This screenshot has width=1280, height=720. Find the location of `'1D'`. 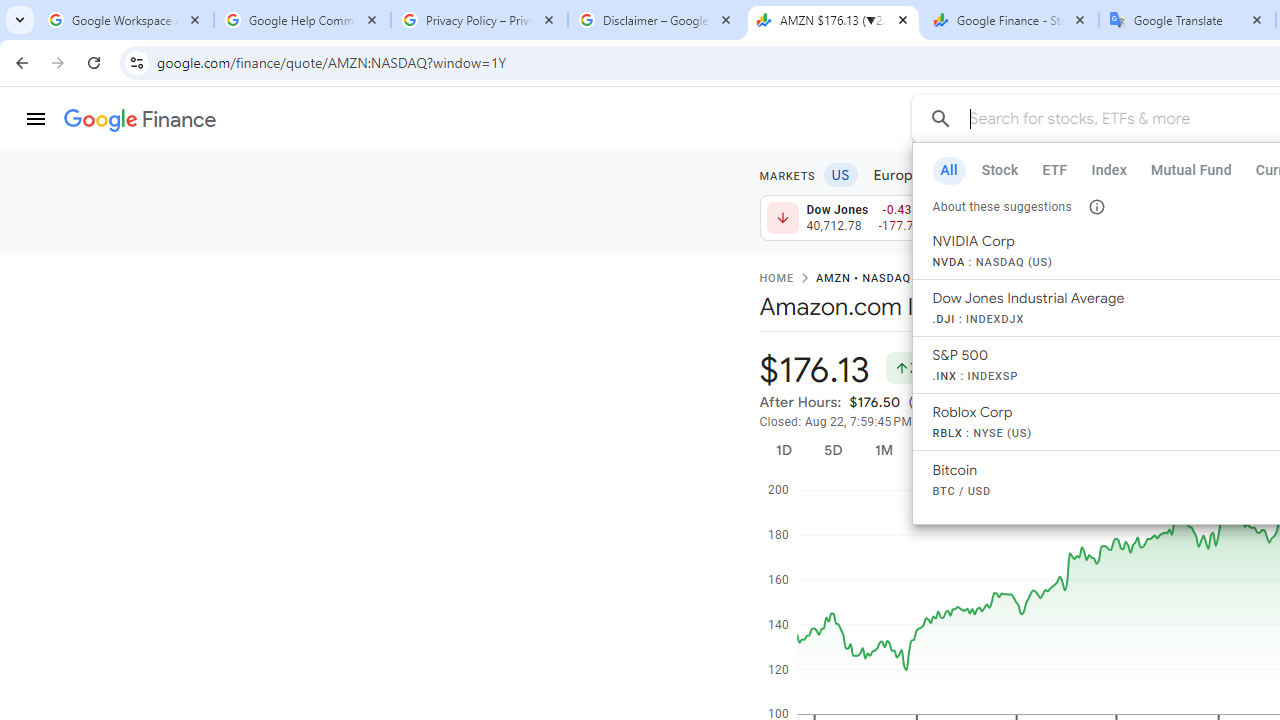

'1D' is located at coordinates (782, 450).